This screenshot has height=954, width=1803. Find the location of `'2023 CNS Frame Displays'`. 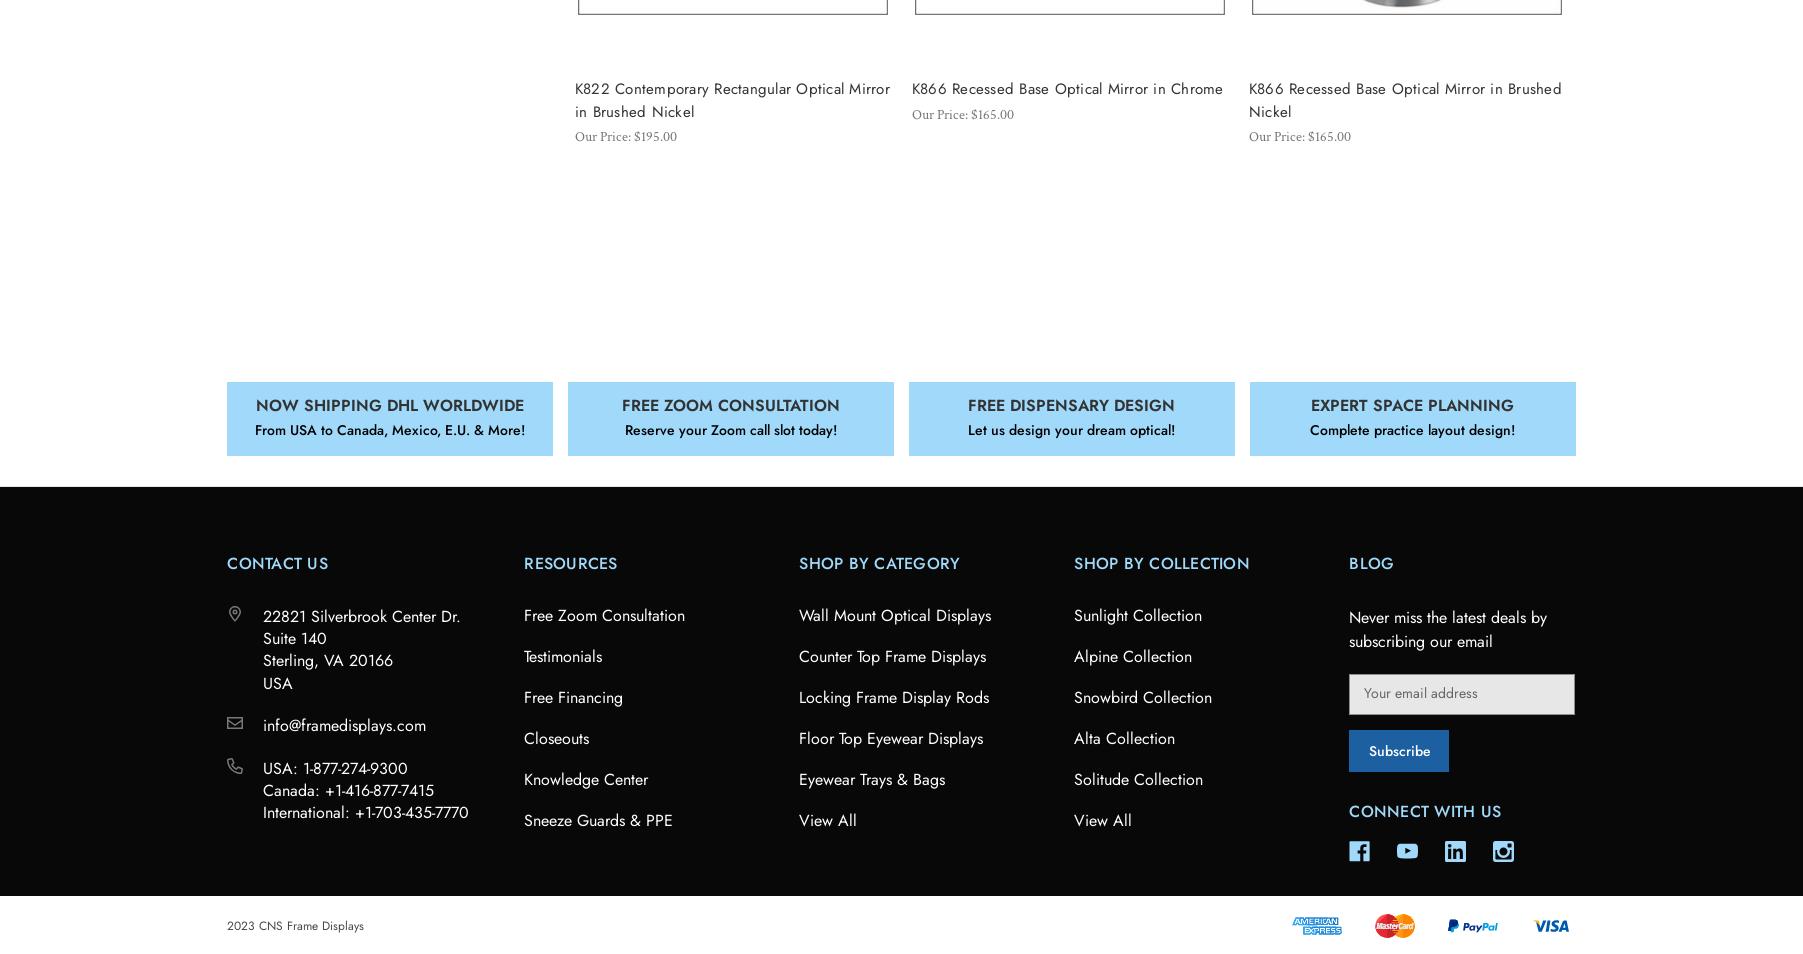

'2023 CNS Frame Displays' is located at coordinates (225, 924).